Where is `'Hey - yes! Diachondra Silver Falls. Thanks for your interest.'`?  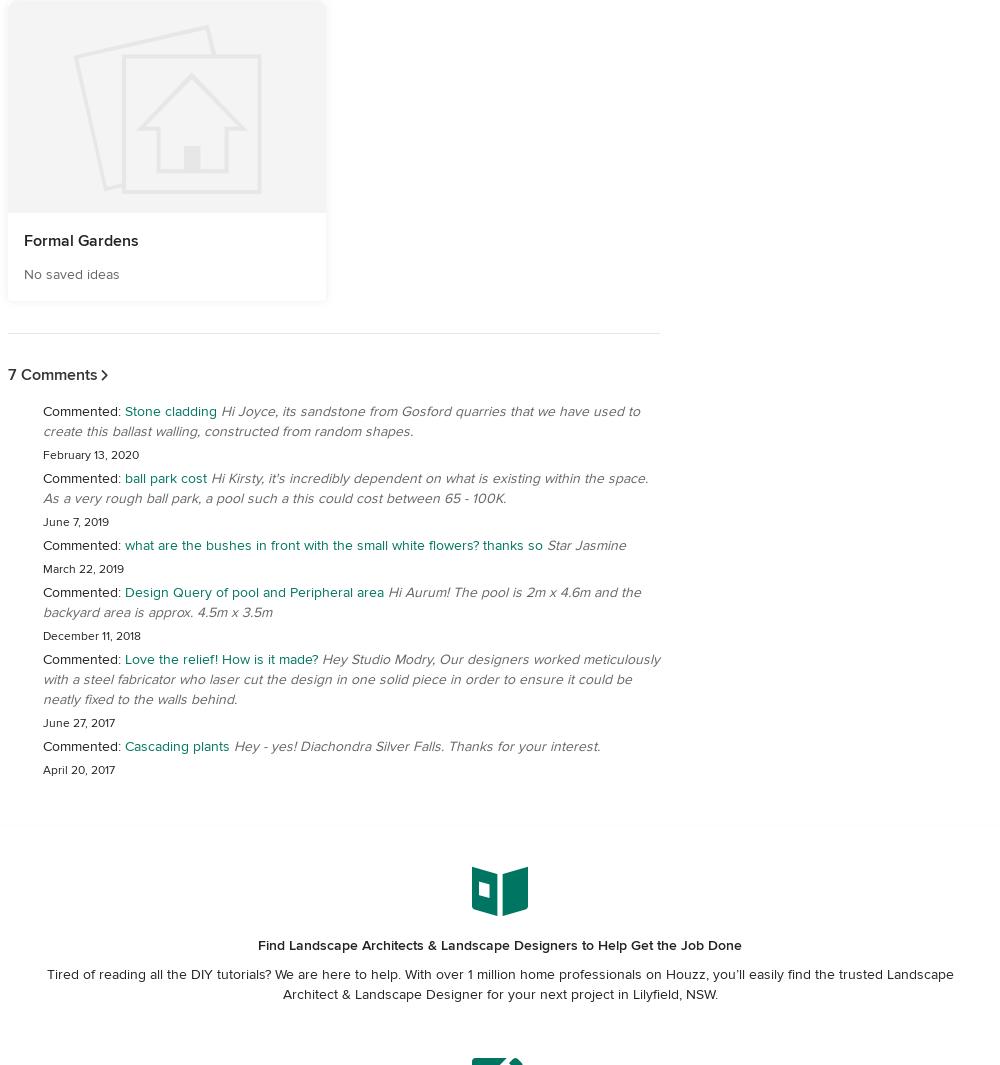
'Hey - yes! Diachondra Silver Falls. Thanks for your interest.' is located at coordinates (233, 746).